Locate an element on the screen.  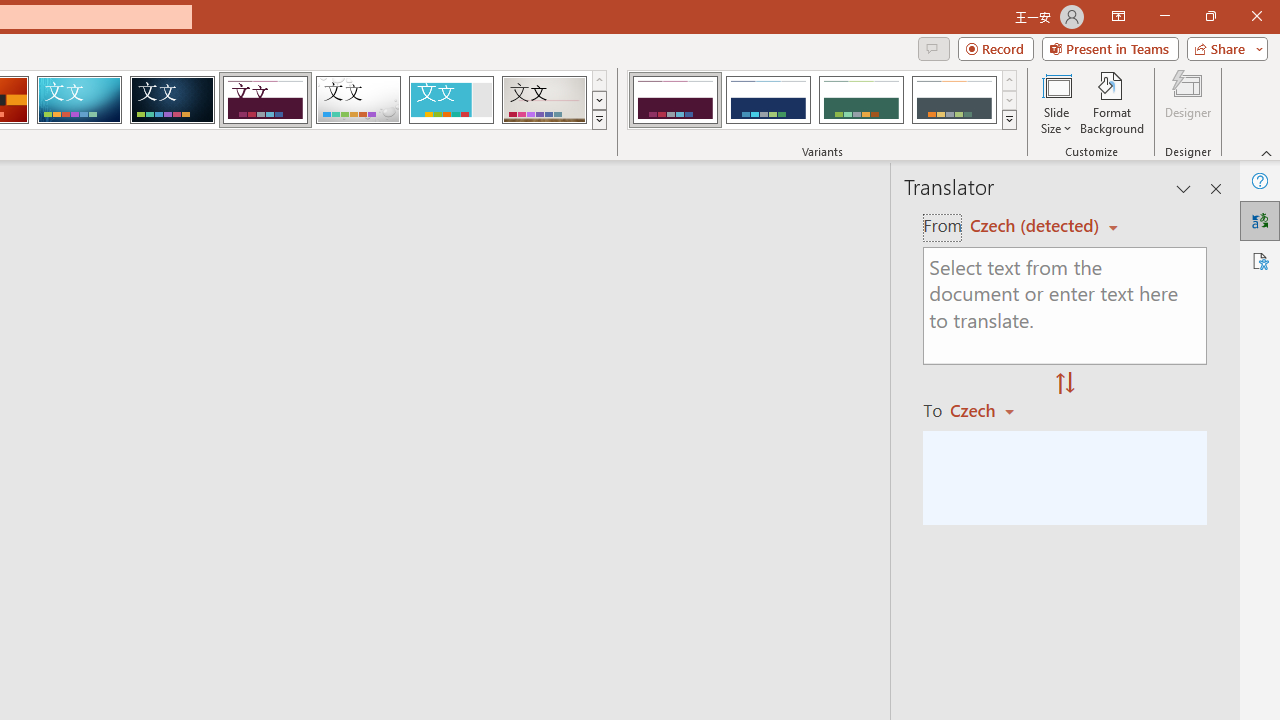
'Dividend Variant 1' is located at coordinates (675, 100).